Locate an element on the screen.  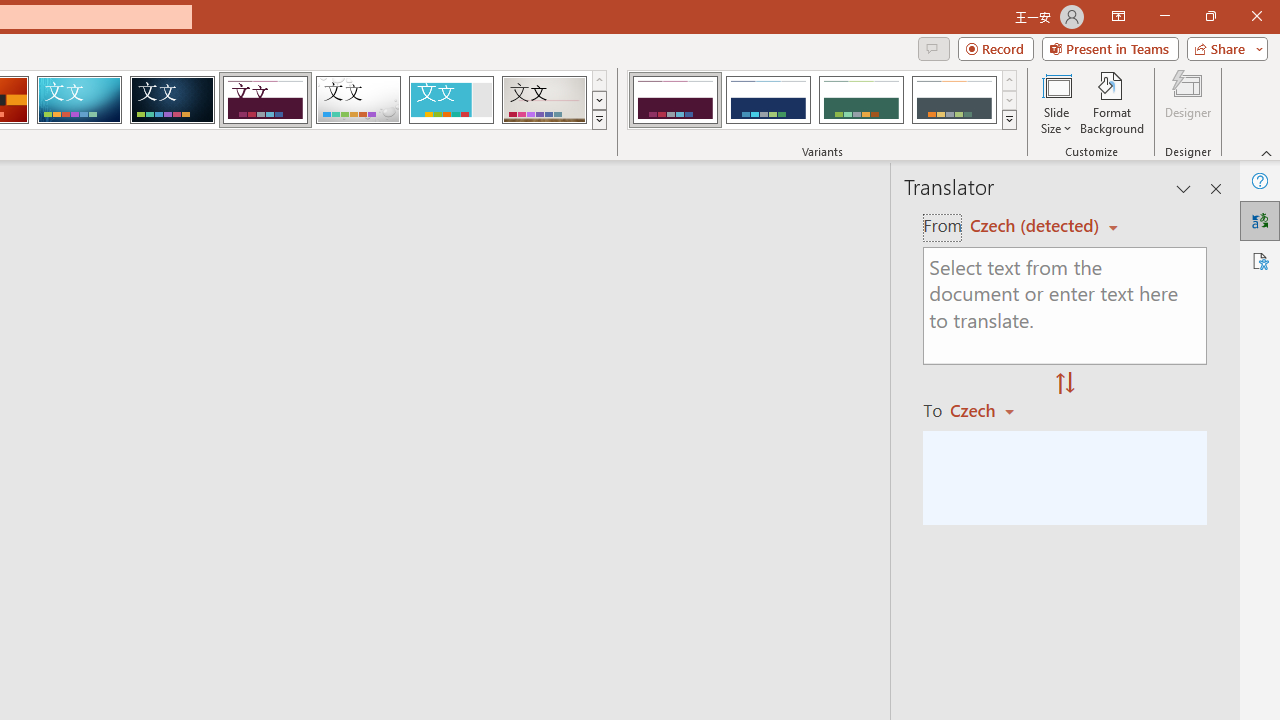
'Dividend Variant 1' is located at coordinates (675, 100).